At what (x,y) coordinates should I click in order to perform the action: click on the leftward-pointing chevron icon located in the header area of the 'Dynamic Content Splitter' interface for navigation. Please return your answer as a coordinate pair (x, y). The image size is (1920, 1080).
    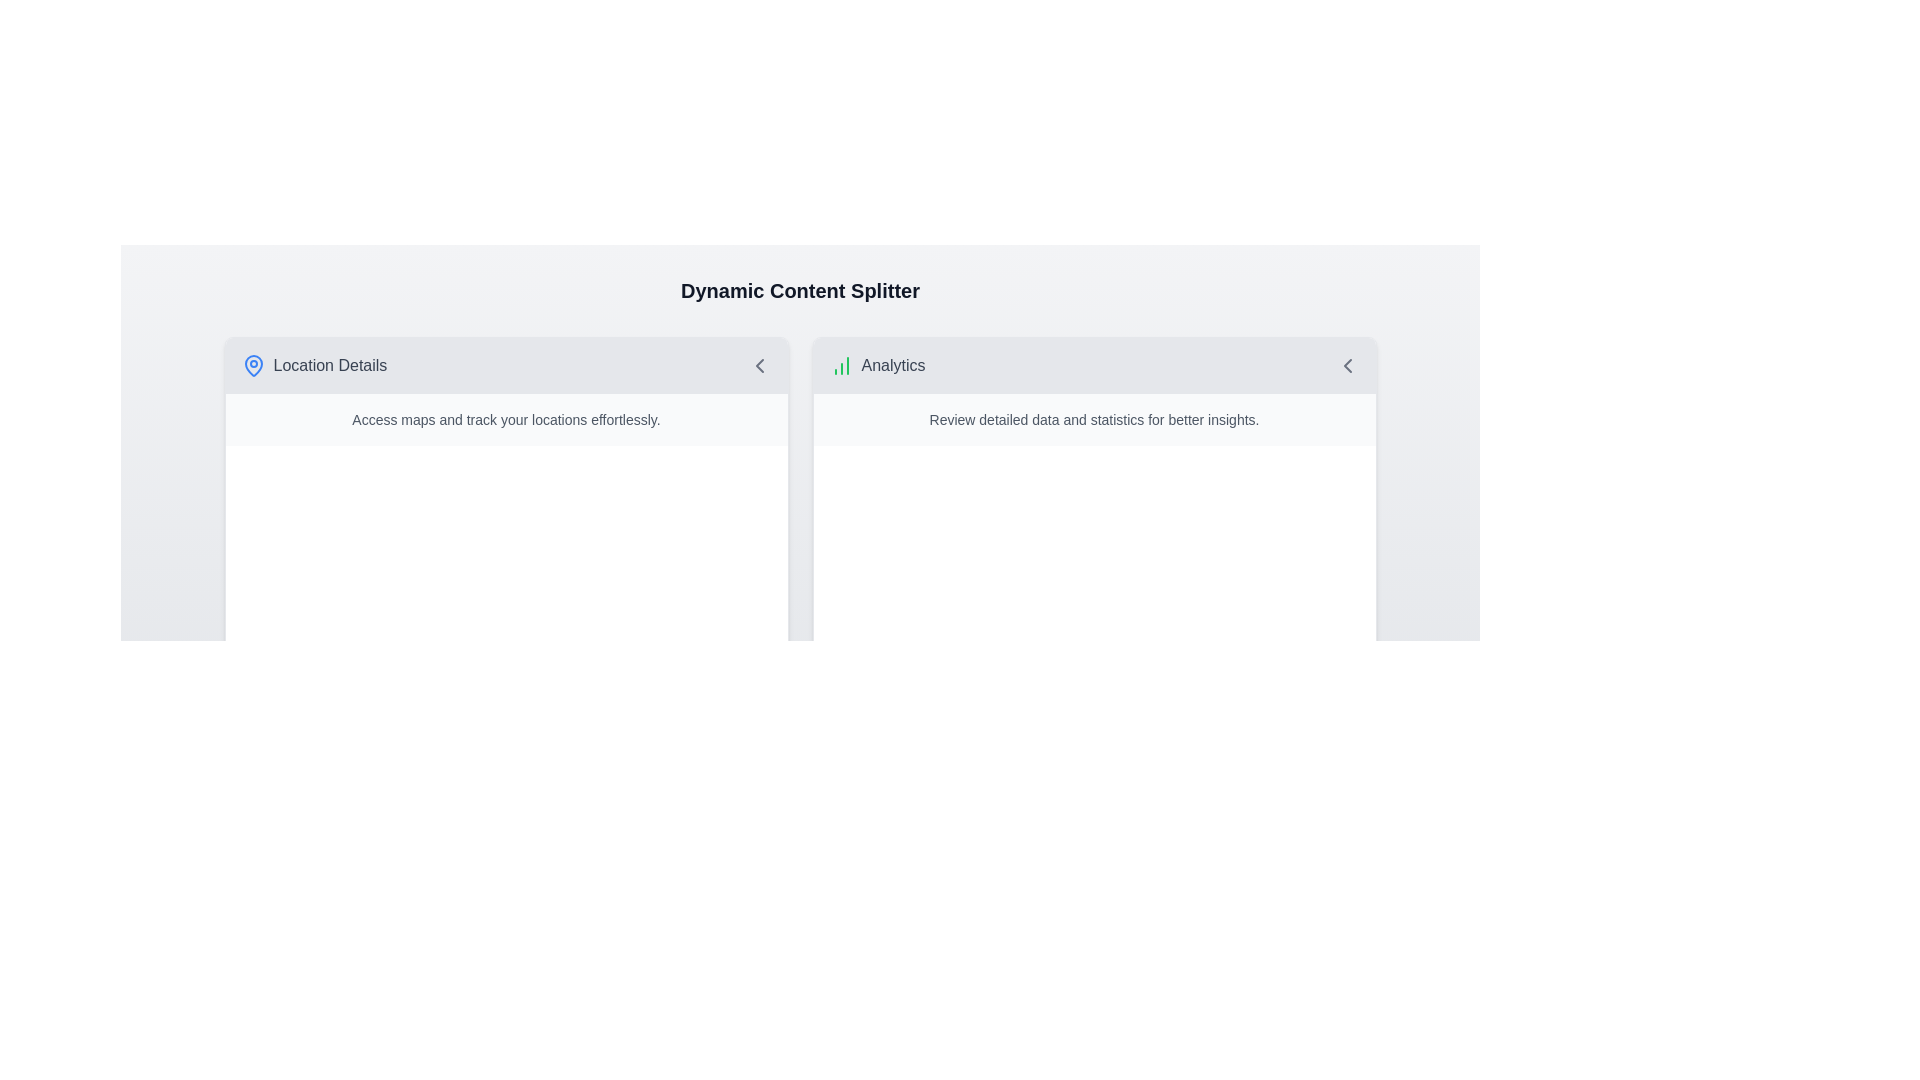
    Looking at the image, I should click on (758, 366).